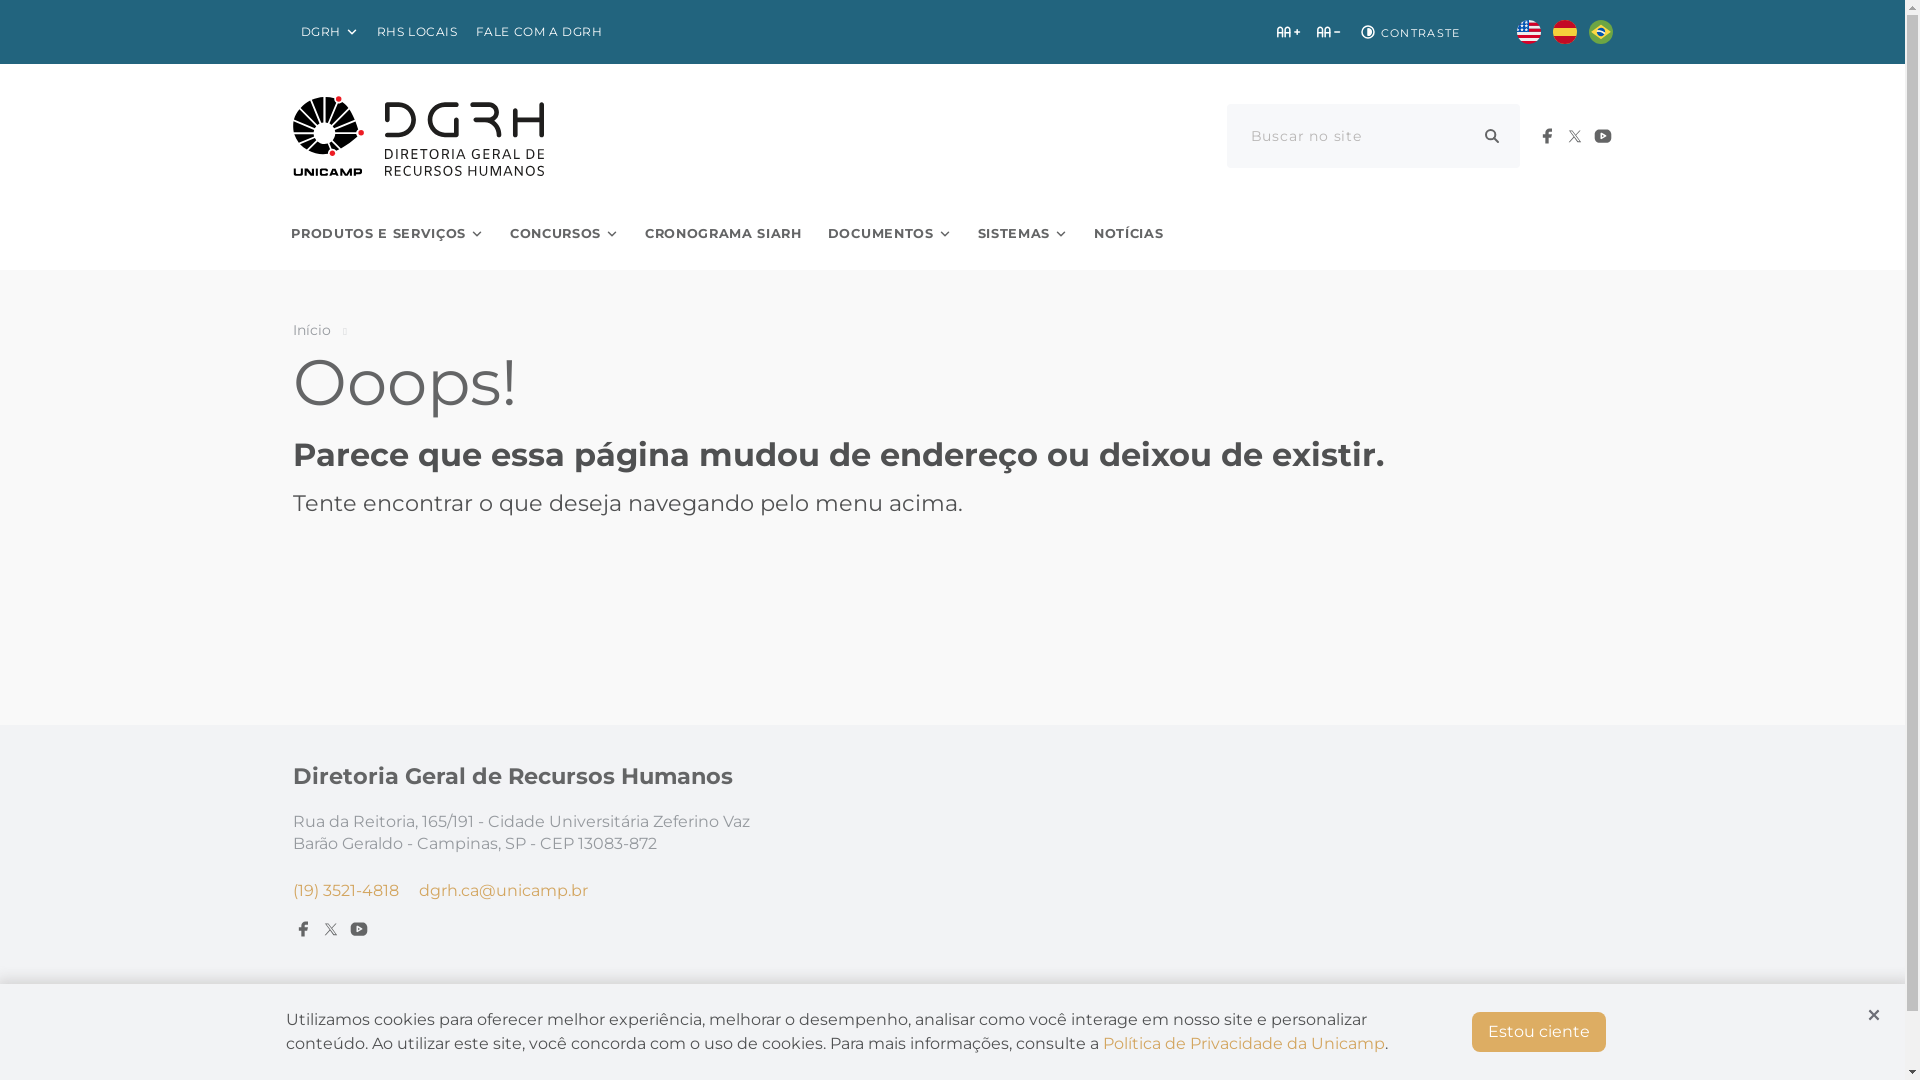 The height and width of the screenshot is (1080, 1920). Describe the element at coordinates (1587, 31) in the screenshot. I see `'Portuguese'` at that location.